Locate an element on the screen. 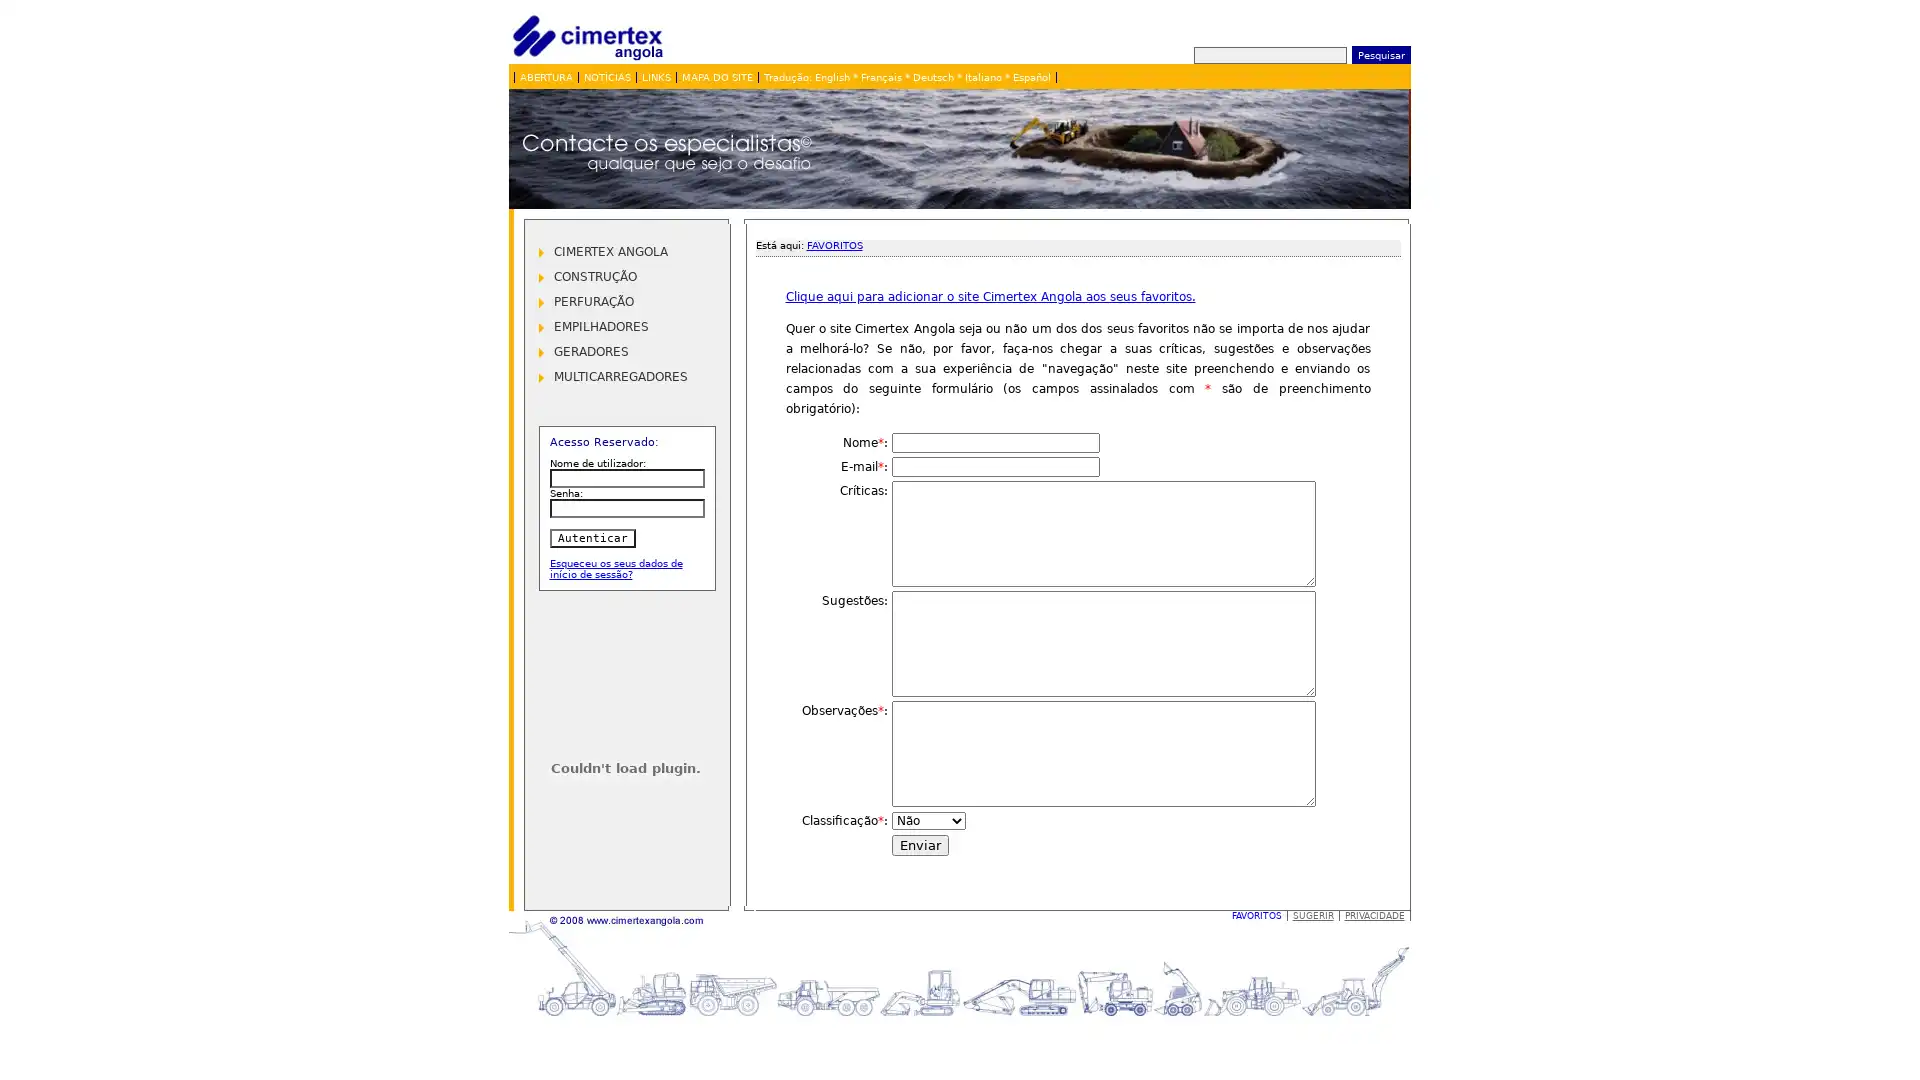 The height and width of the screenshot is (1080, 1920). Enviar is located at coordinates (918, 845).